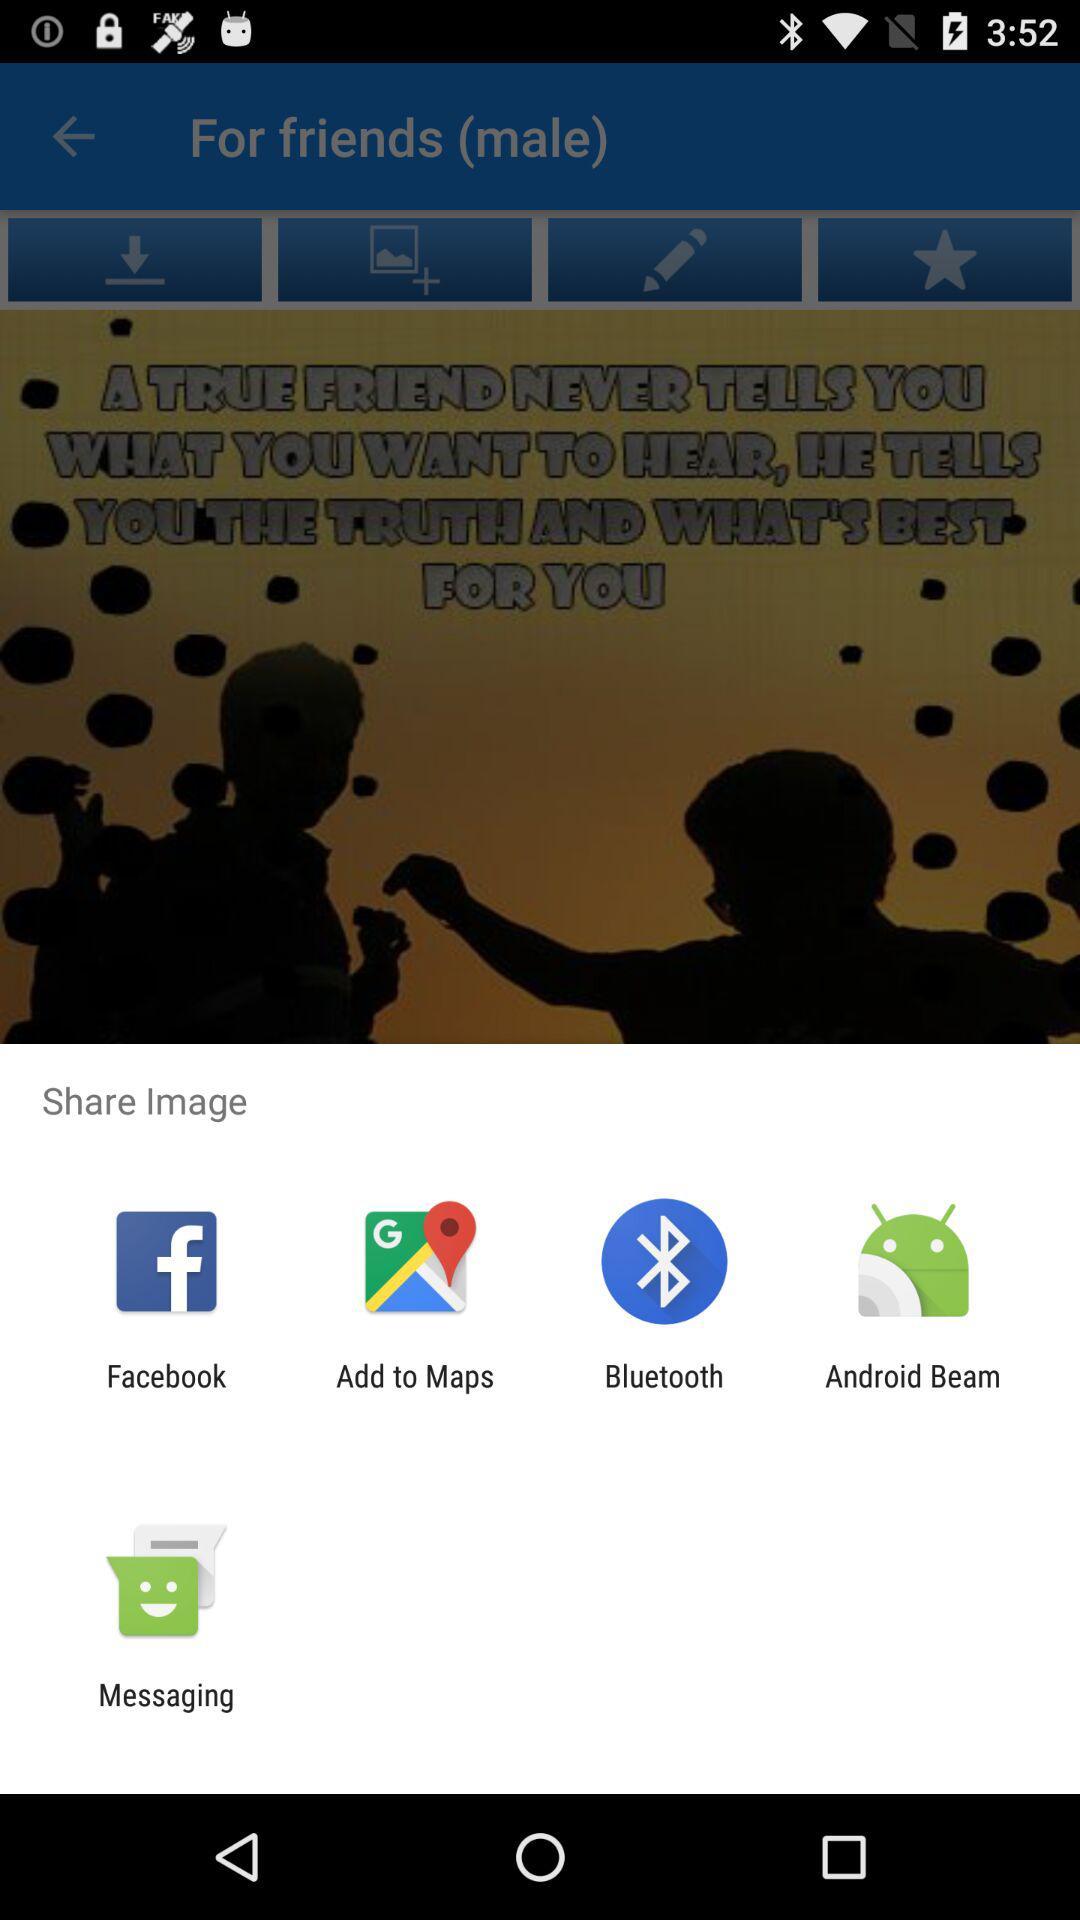 The image size is (1080, 1920). What do you see at coordinates (913, 1392) in the screenshot?
I see `android beam app` at bounding box center [913, 1392].